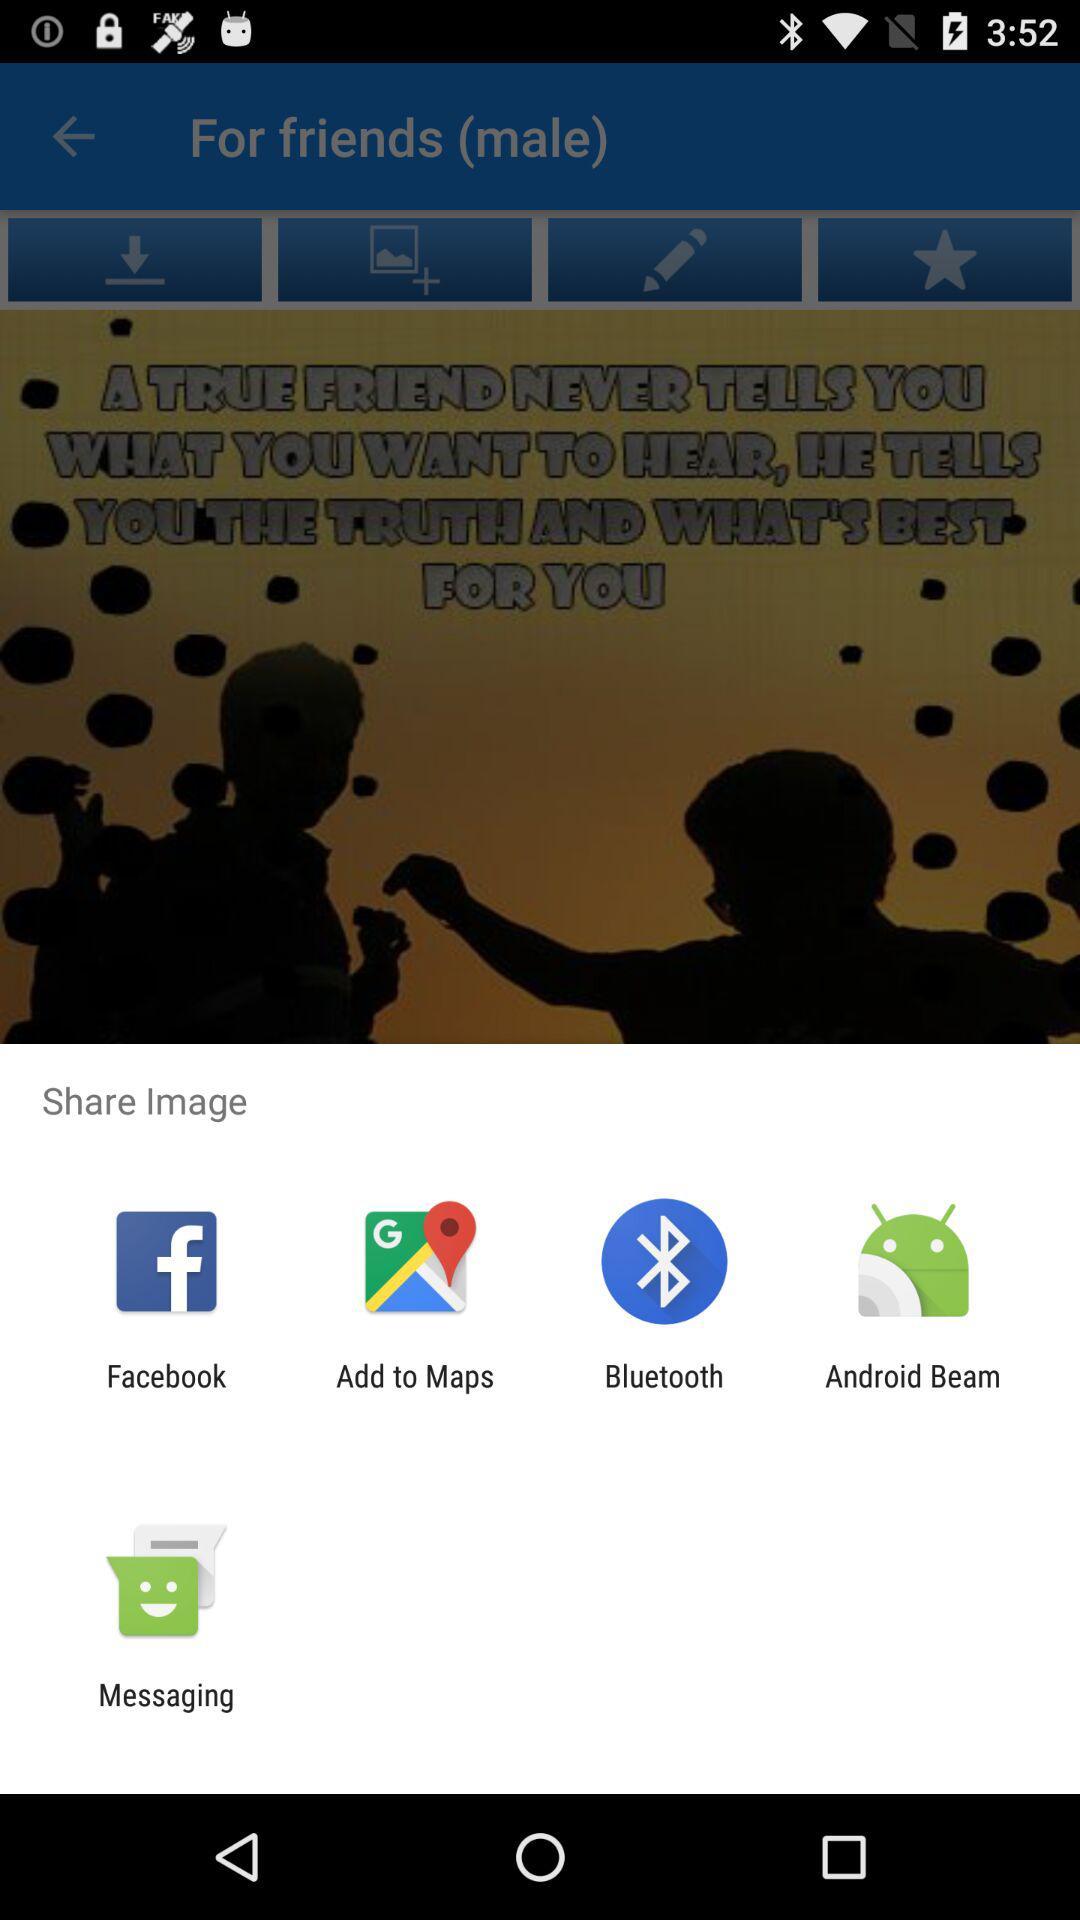 The image size is (1080, 1920). What do you see at coordinates (913, 1392) in the screenshot?
I see `android beam app` at bounding box center [913, 1392].